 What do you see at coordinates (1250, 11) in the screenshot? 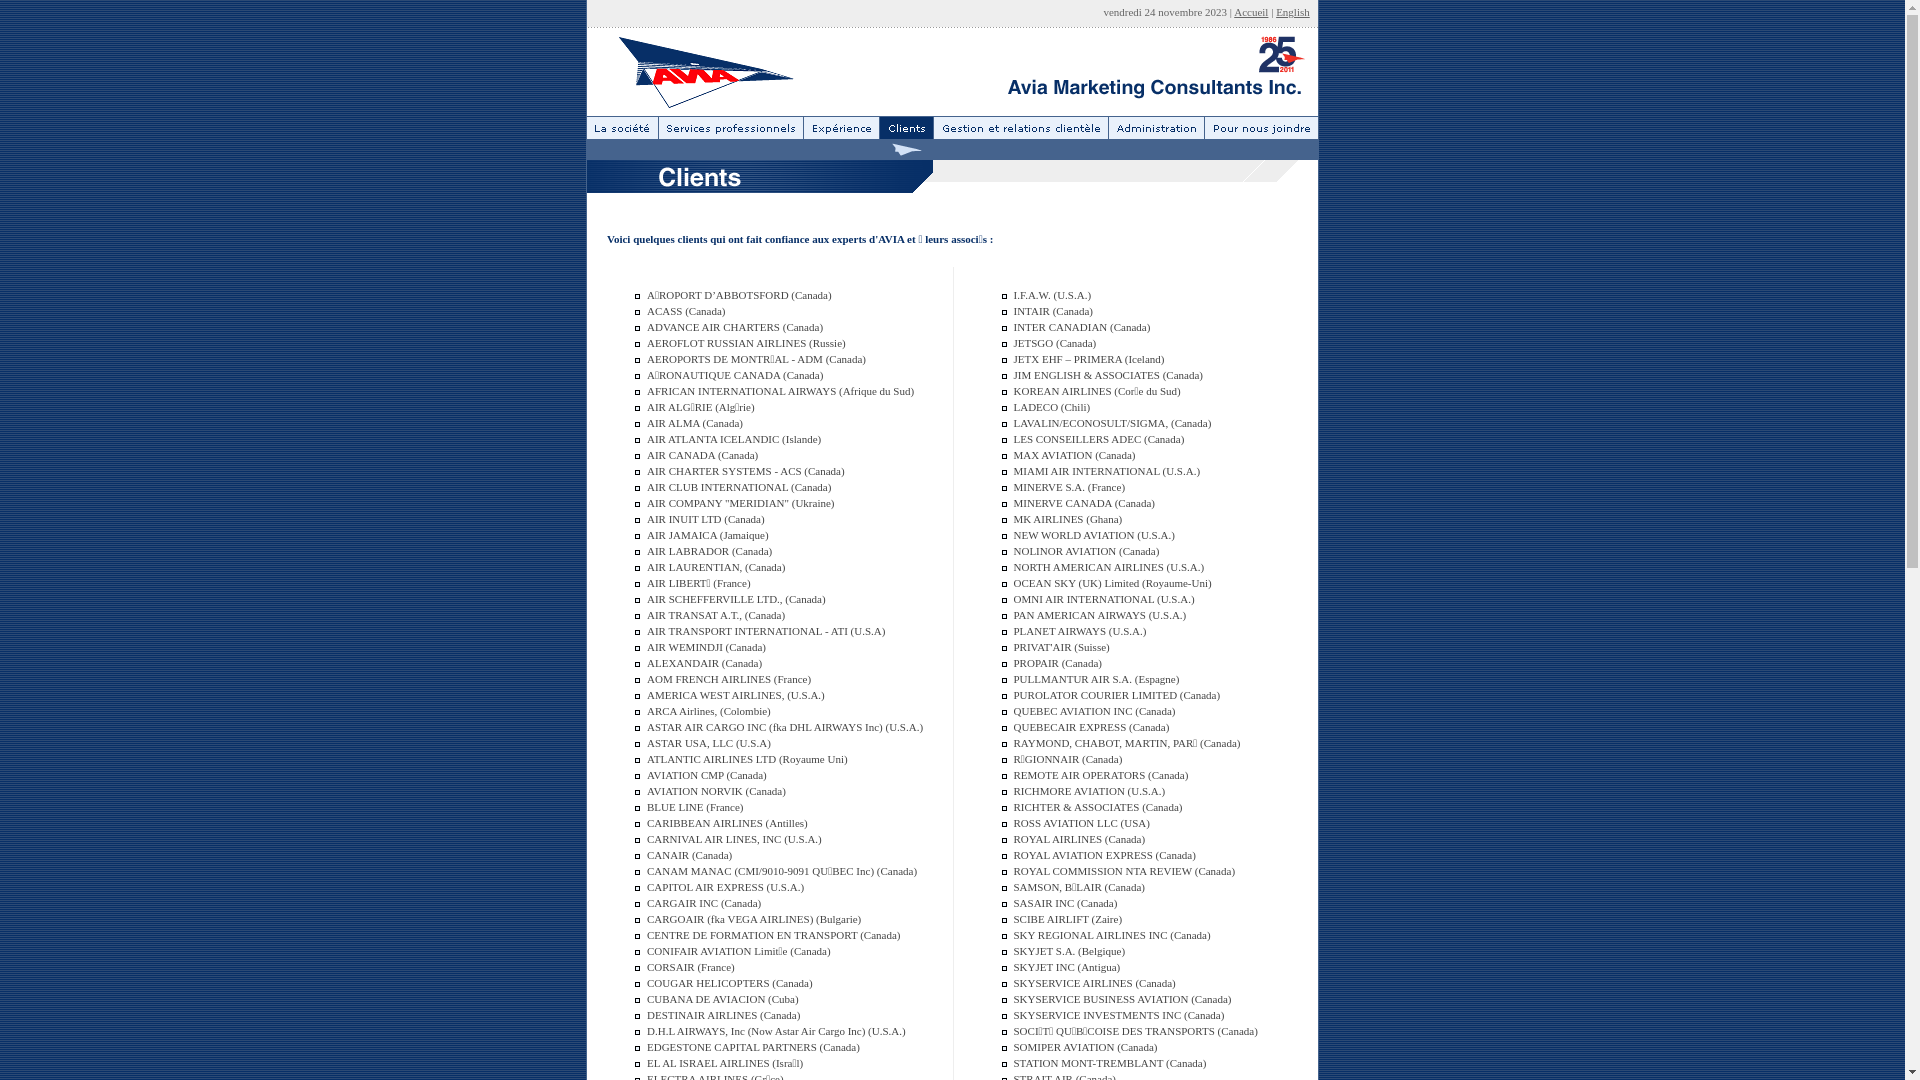
I see `'Accueil'` at bounding box center [1250, 11].